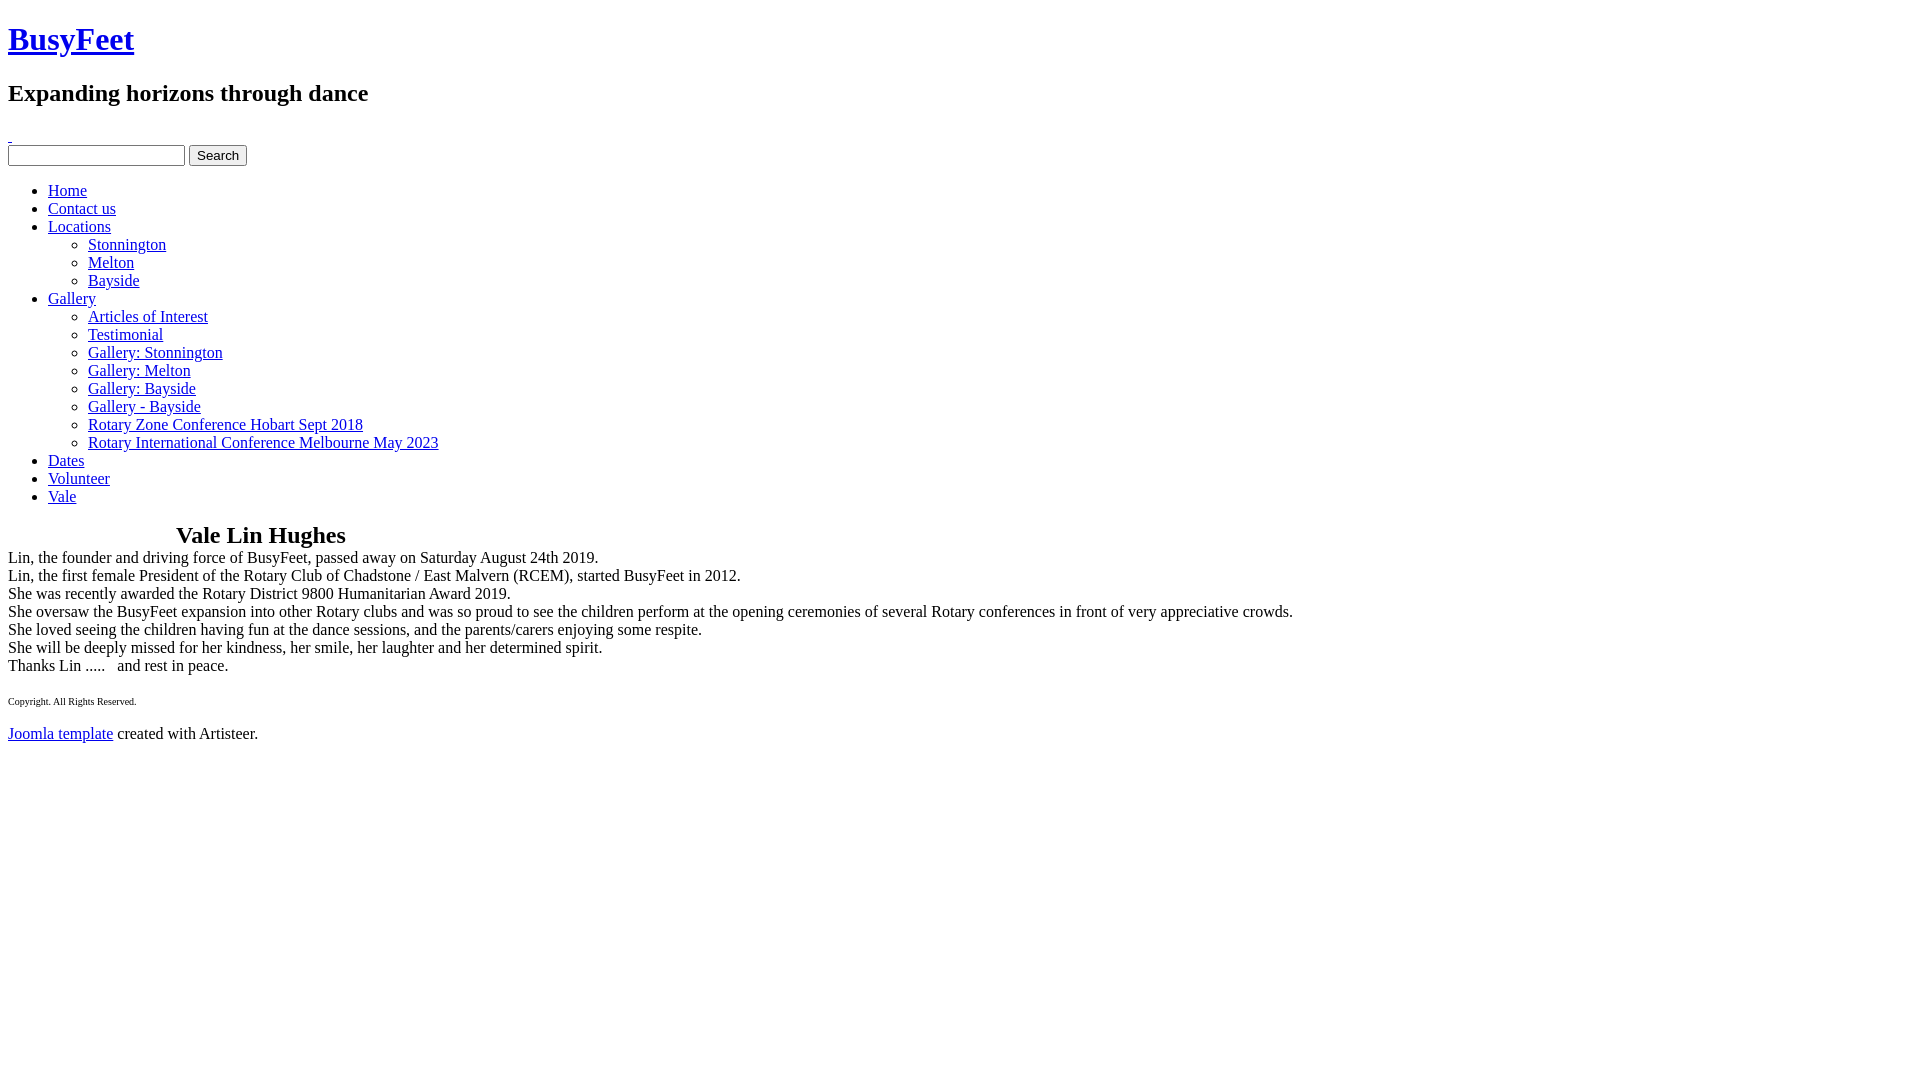  Describe the element at coordinates (154, 351) in the screenshot. I see `'Gallery: Stonnington'` at that location.